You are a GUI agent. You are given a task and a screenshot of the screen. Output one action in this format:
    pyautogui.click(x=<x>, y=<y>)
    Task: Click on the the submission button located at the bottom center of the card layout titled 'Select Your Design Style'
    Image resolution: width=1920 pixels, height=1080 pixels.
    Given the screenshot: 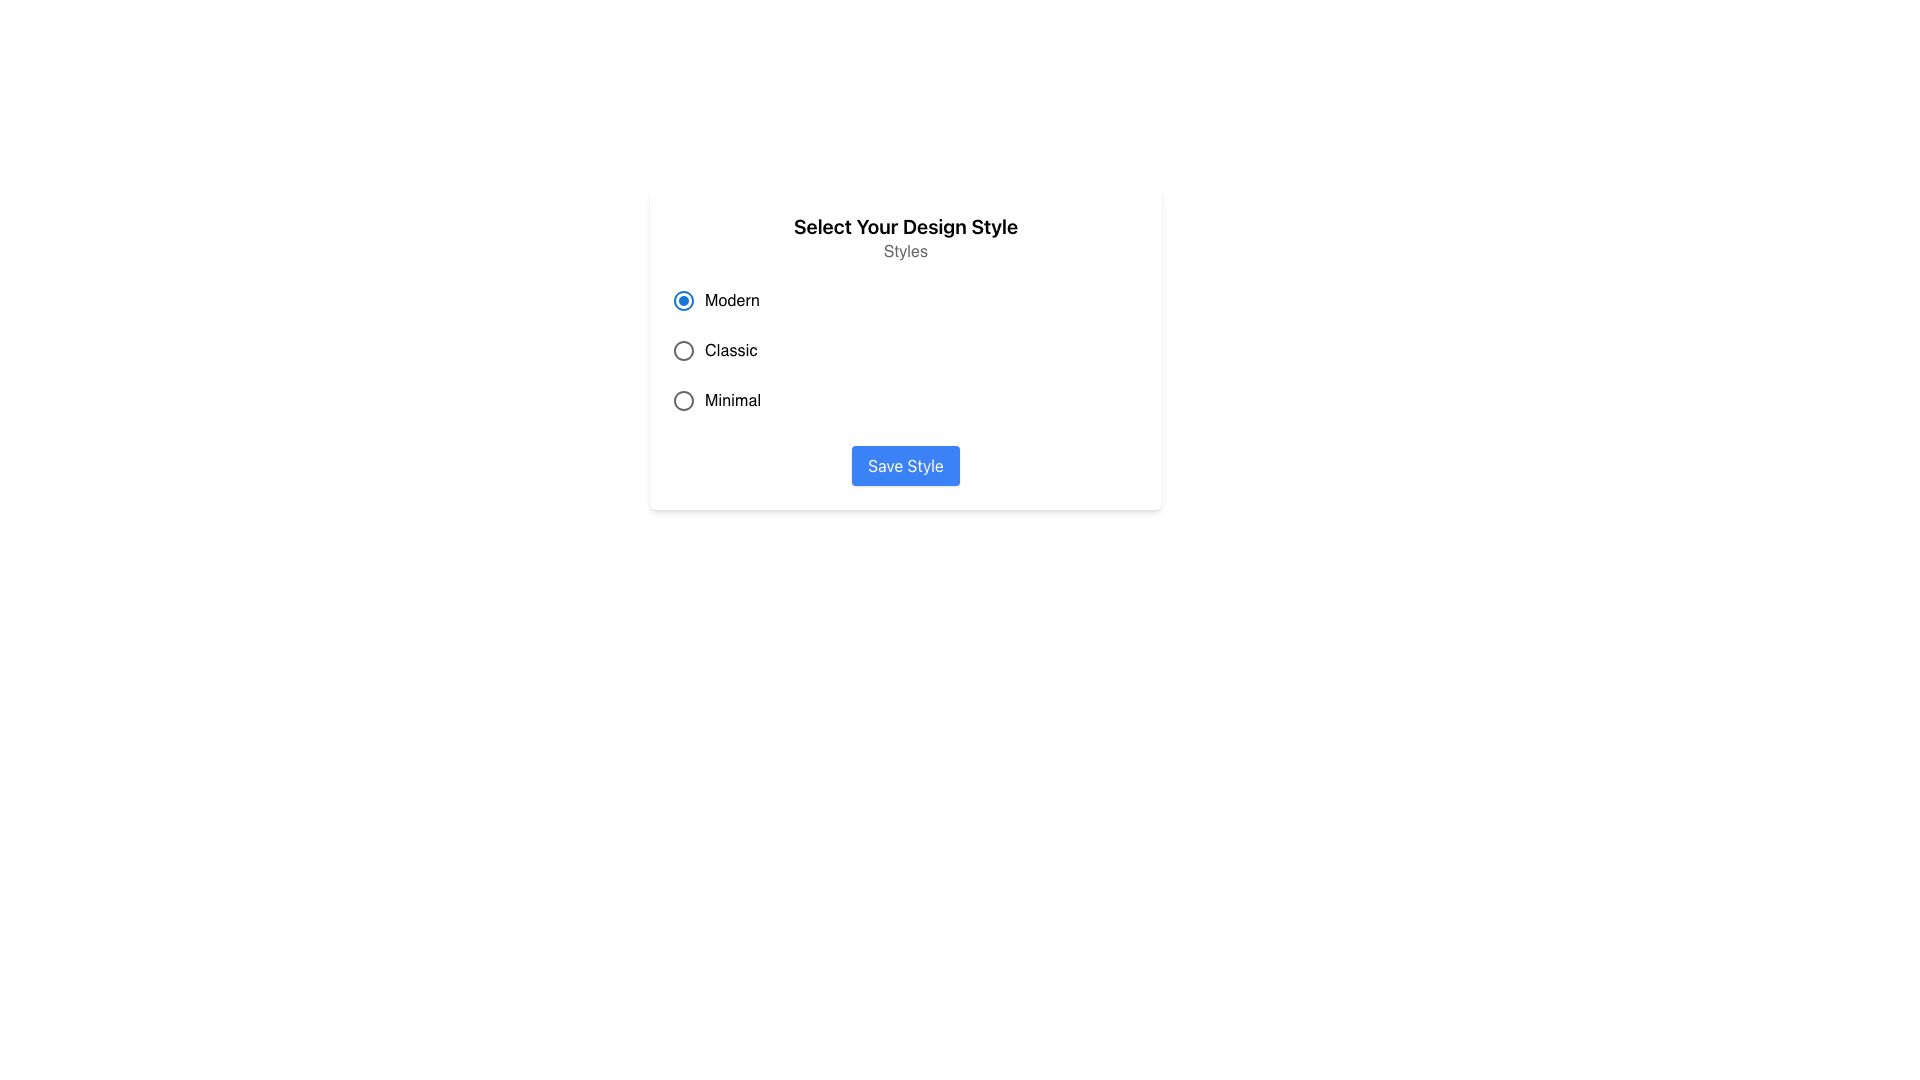 What is the action you would take?
    pyautogui.click(x=905, y=466)
    